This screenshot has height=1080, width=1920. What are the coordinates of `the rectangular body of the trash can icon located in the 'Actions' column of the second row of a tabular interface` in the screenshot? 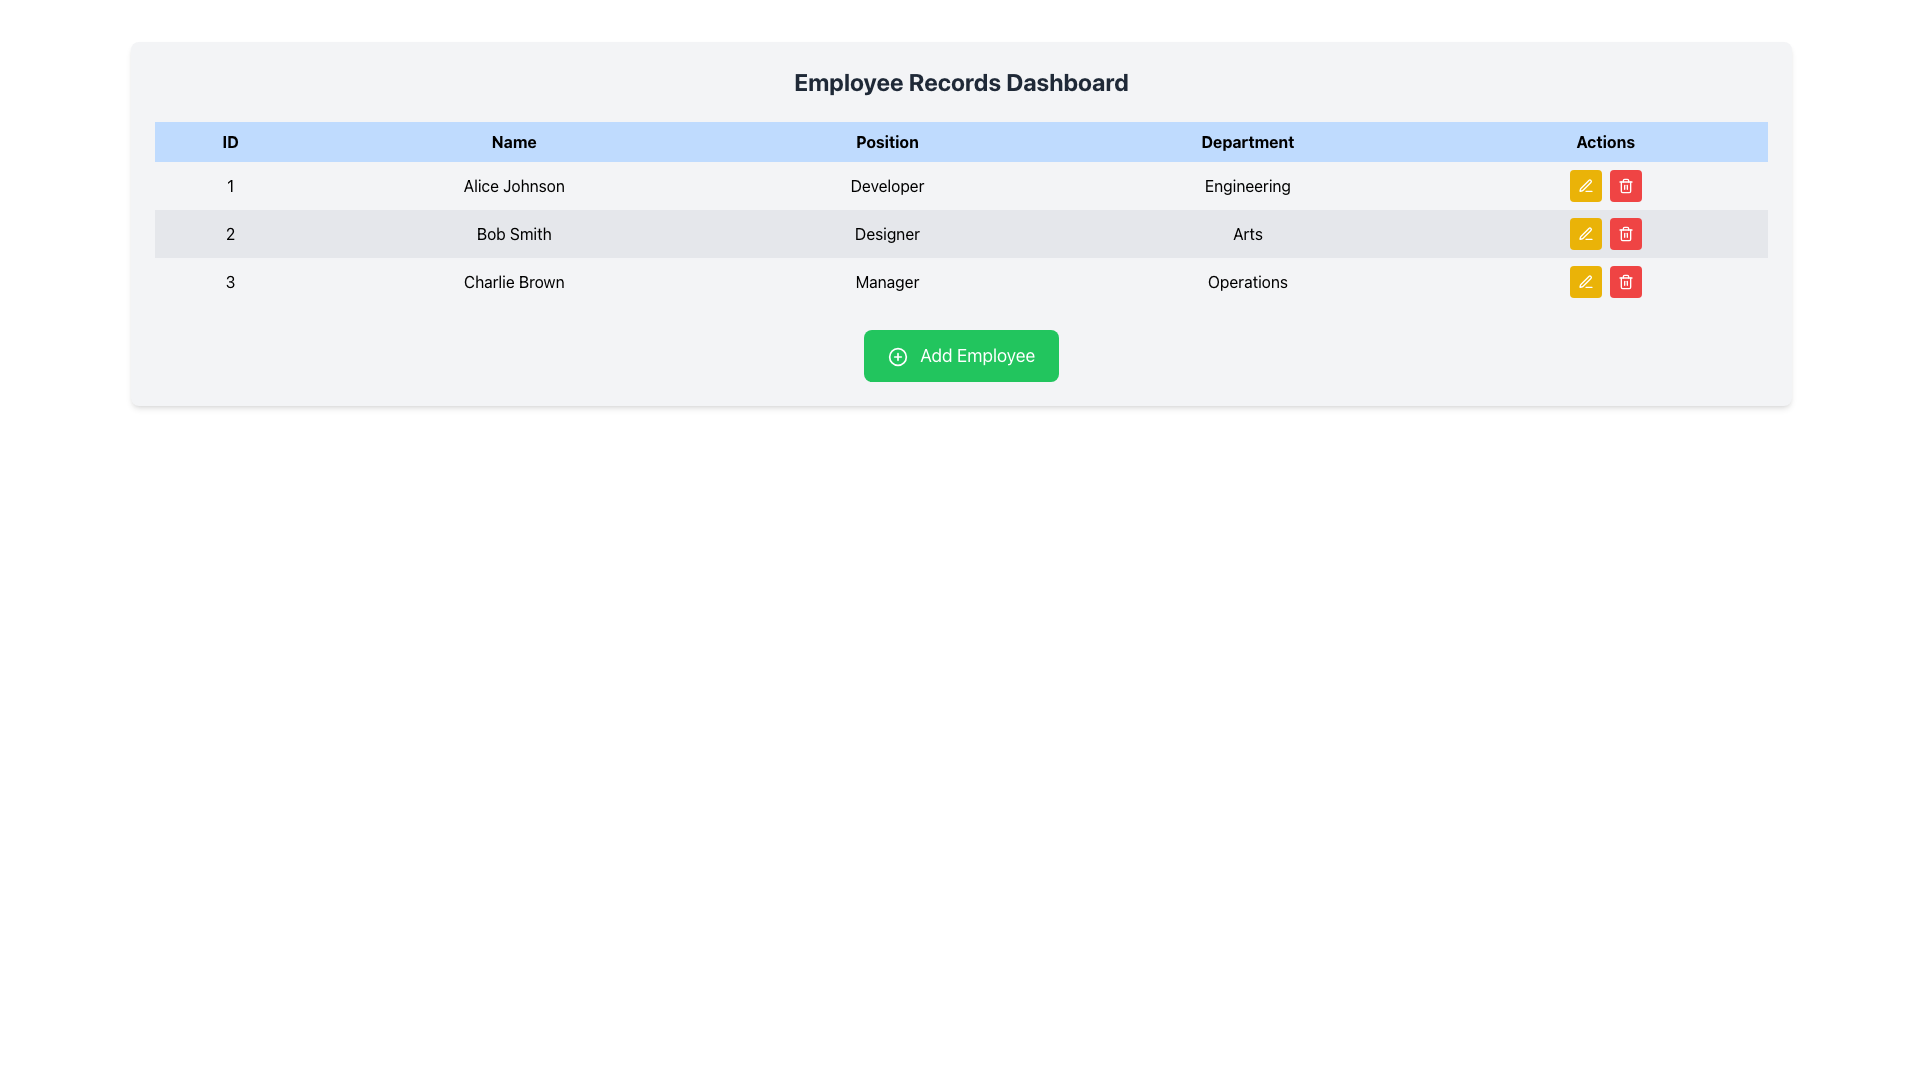 It's located at (1625, 187).